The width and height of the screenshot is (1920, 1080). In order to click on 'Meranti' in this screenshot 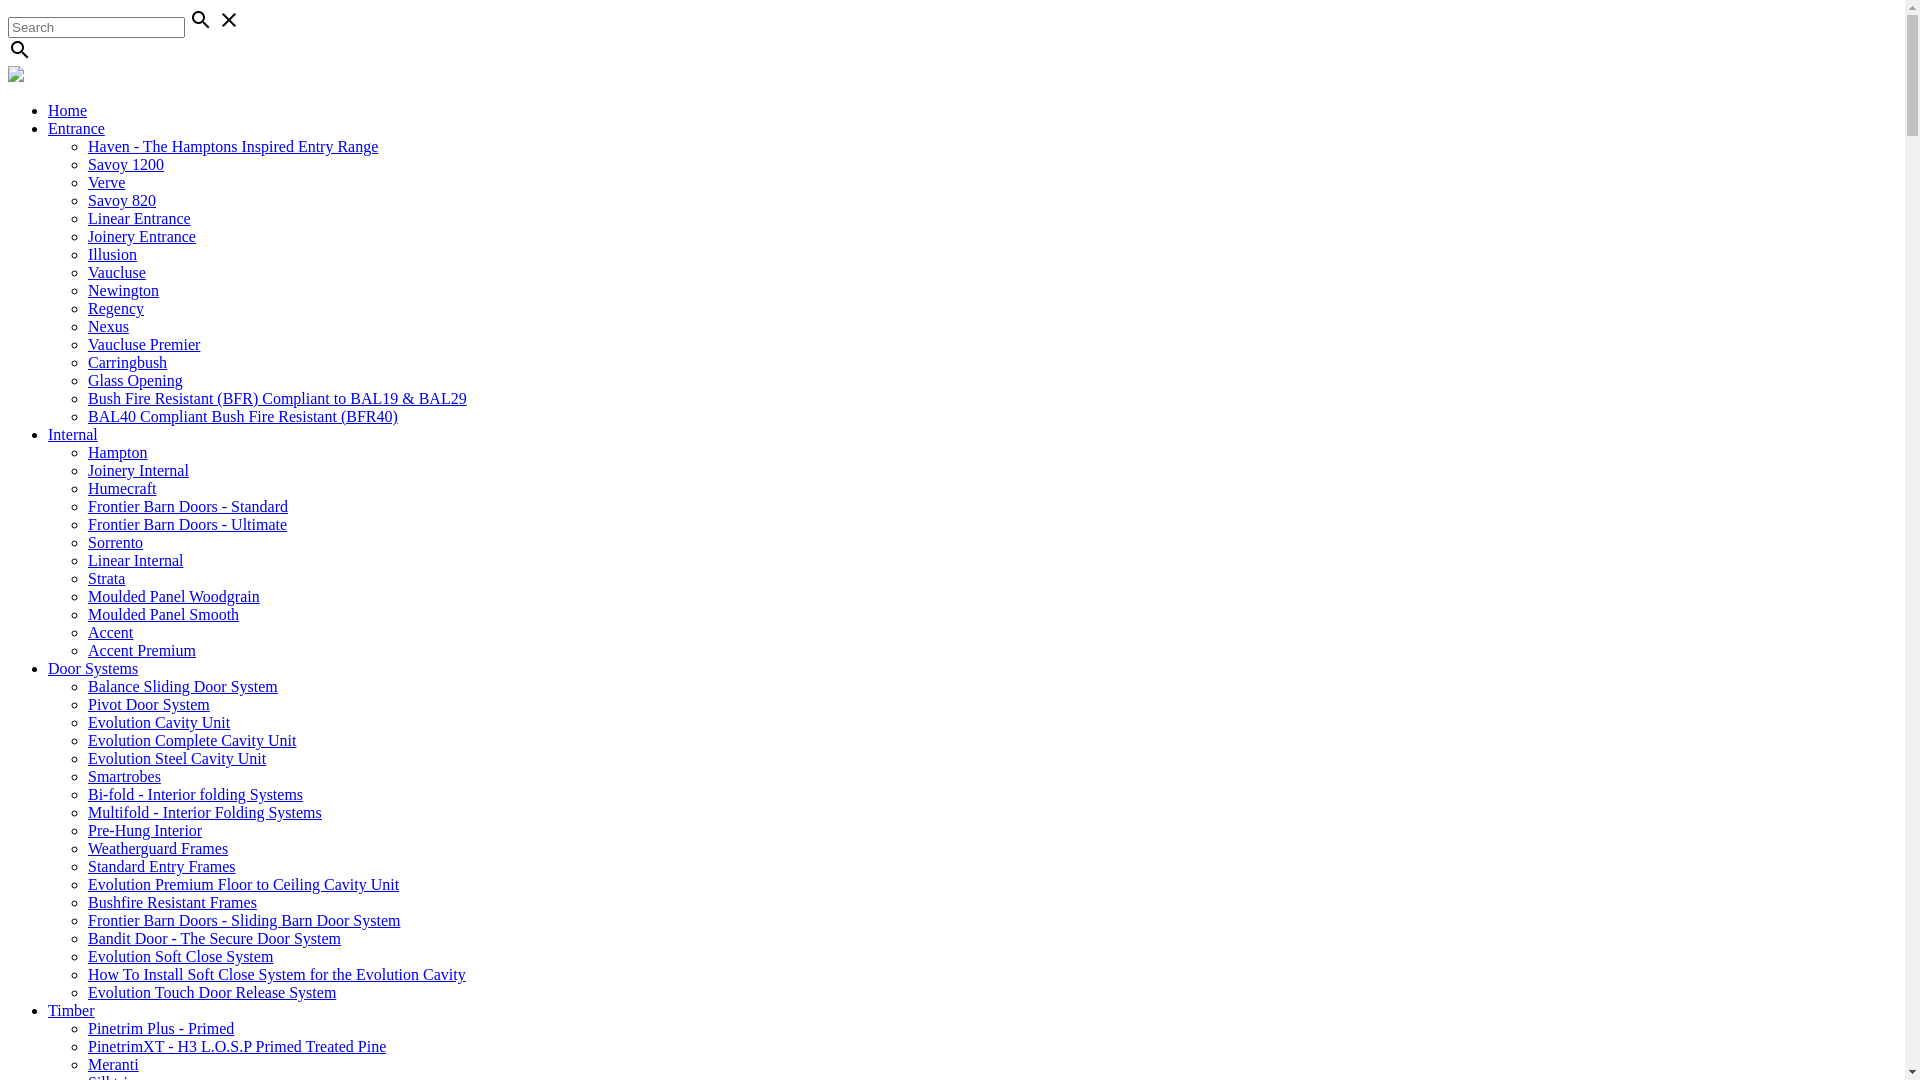, I will do `click(112, 1063)`.